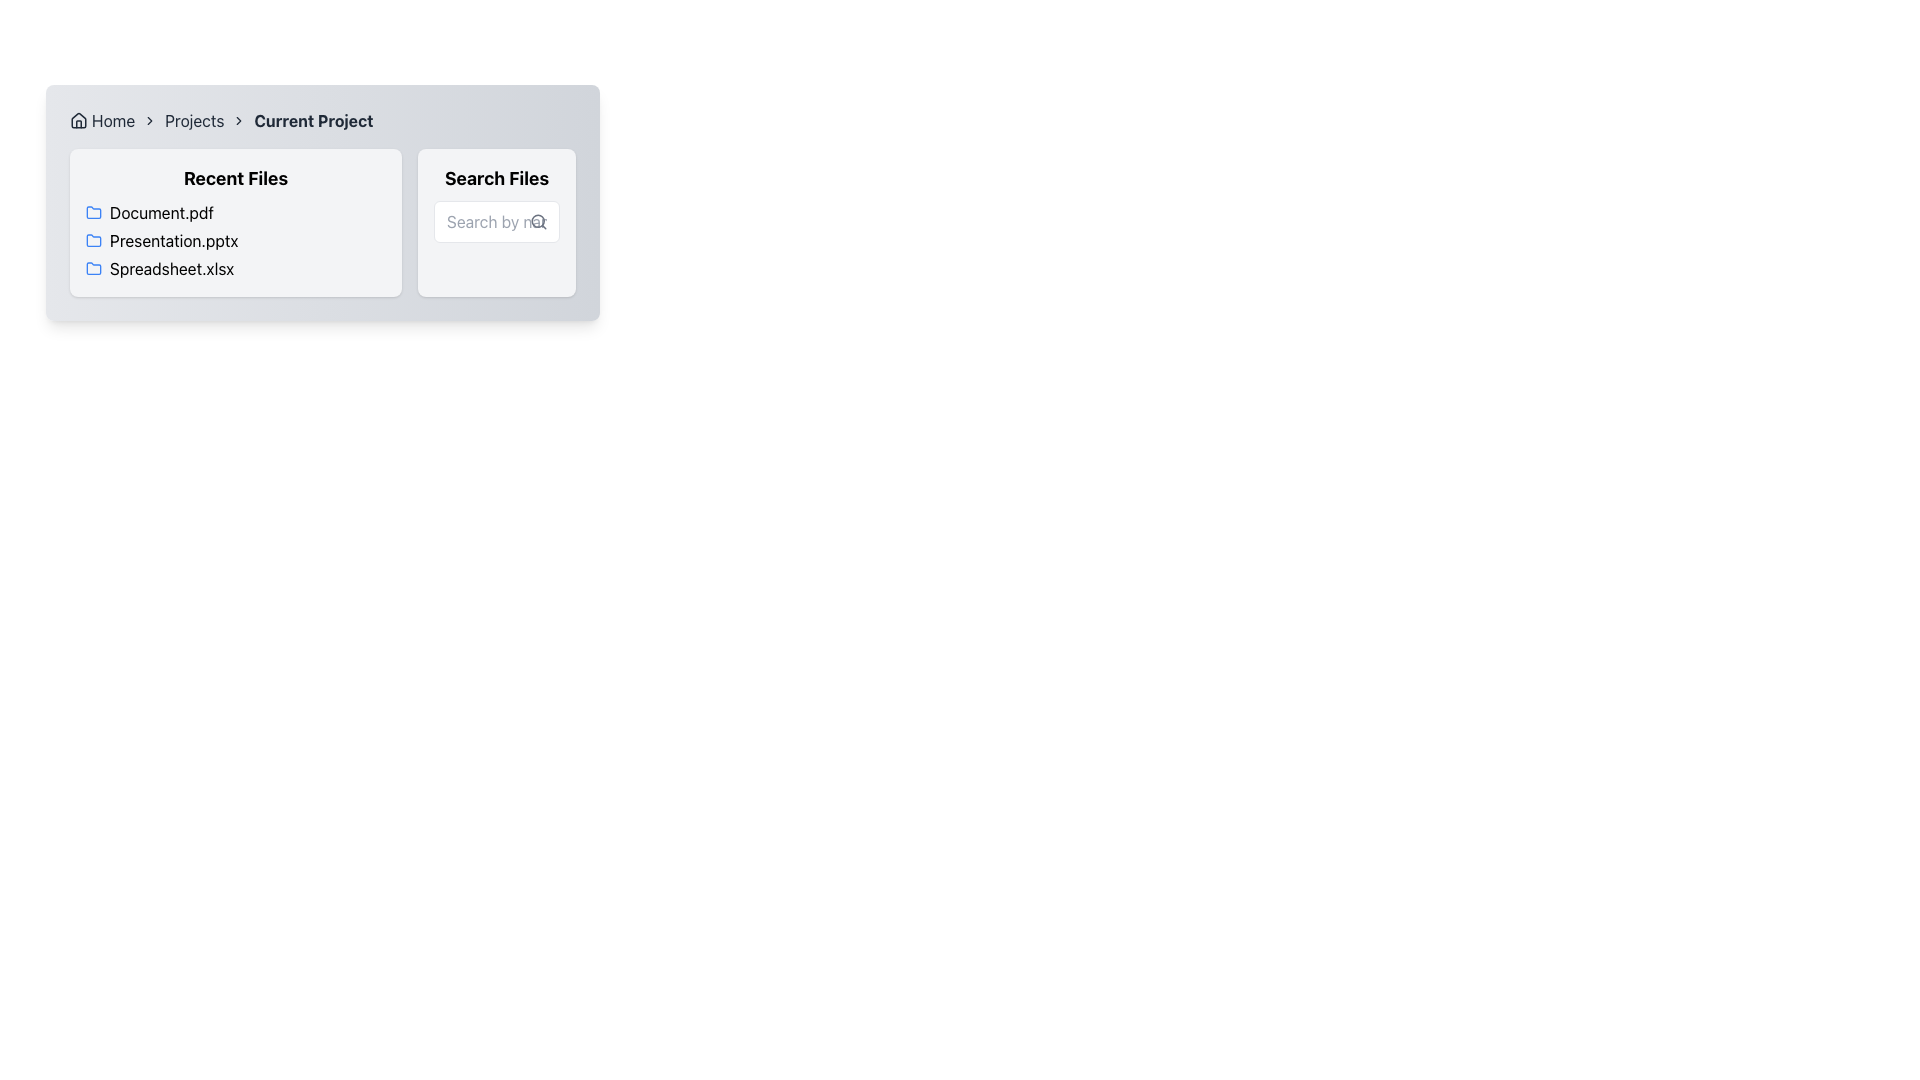 This screenshot has width=1920, height=1080. Describe the element at coordinates (322, 223) in the screenshot. I see `a file entry from the list component located in the top center area of the interface` at that location.